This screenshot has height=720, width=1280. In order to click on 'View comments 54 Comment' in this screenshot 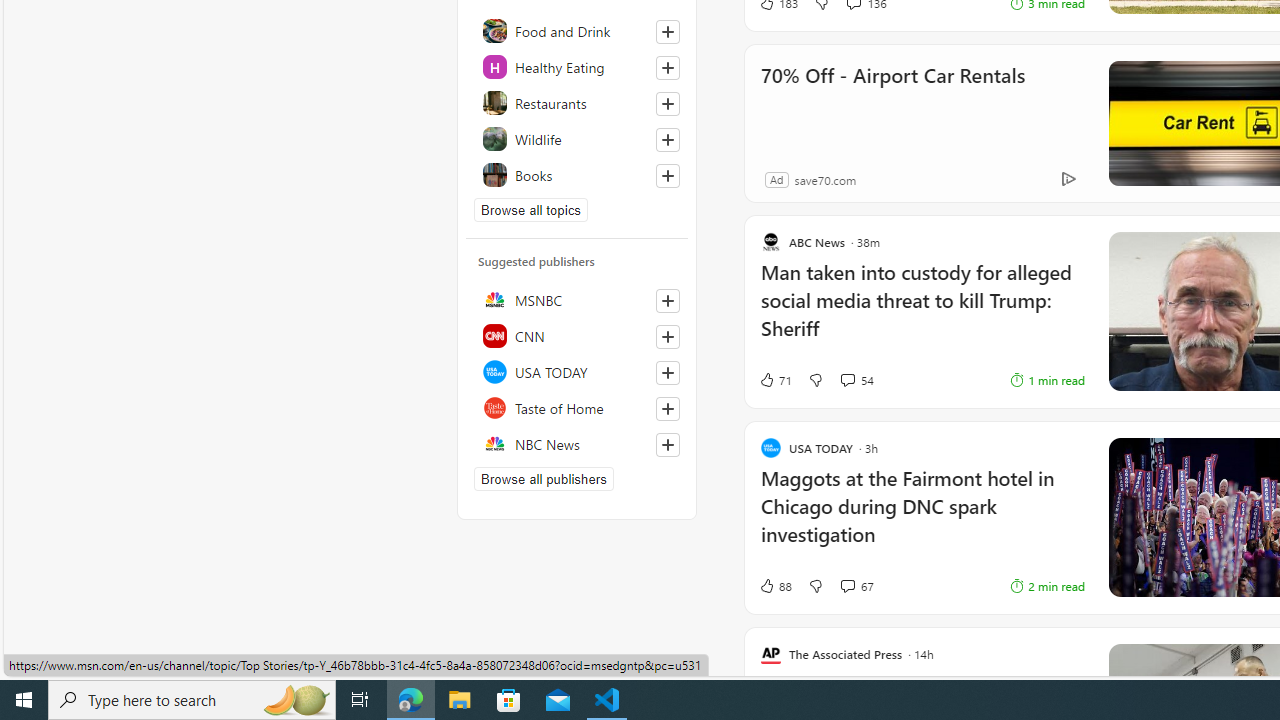, I will do `click(847, 380)`.